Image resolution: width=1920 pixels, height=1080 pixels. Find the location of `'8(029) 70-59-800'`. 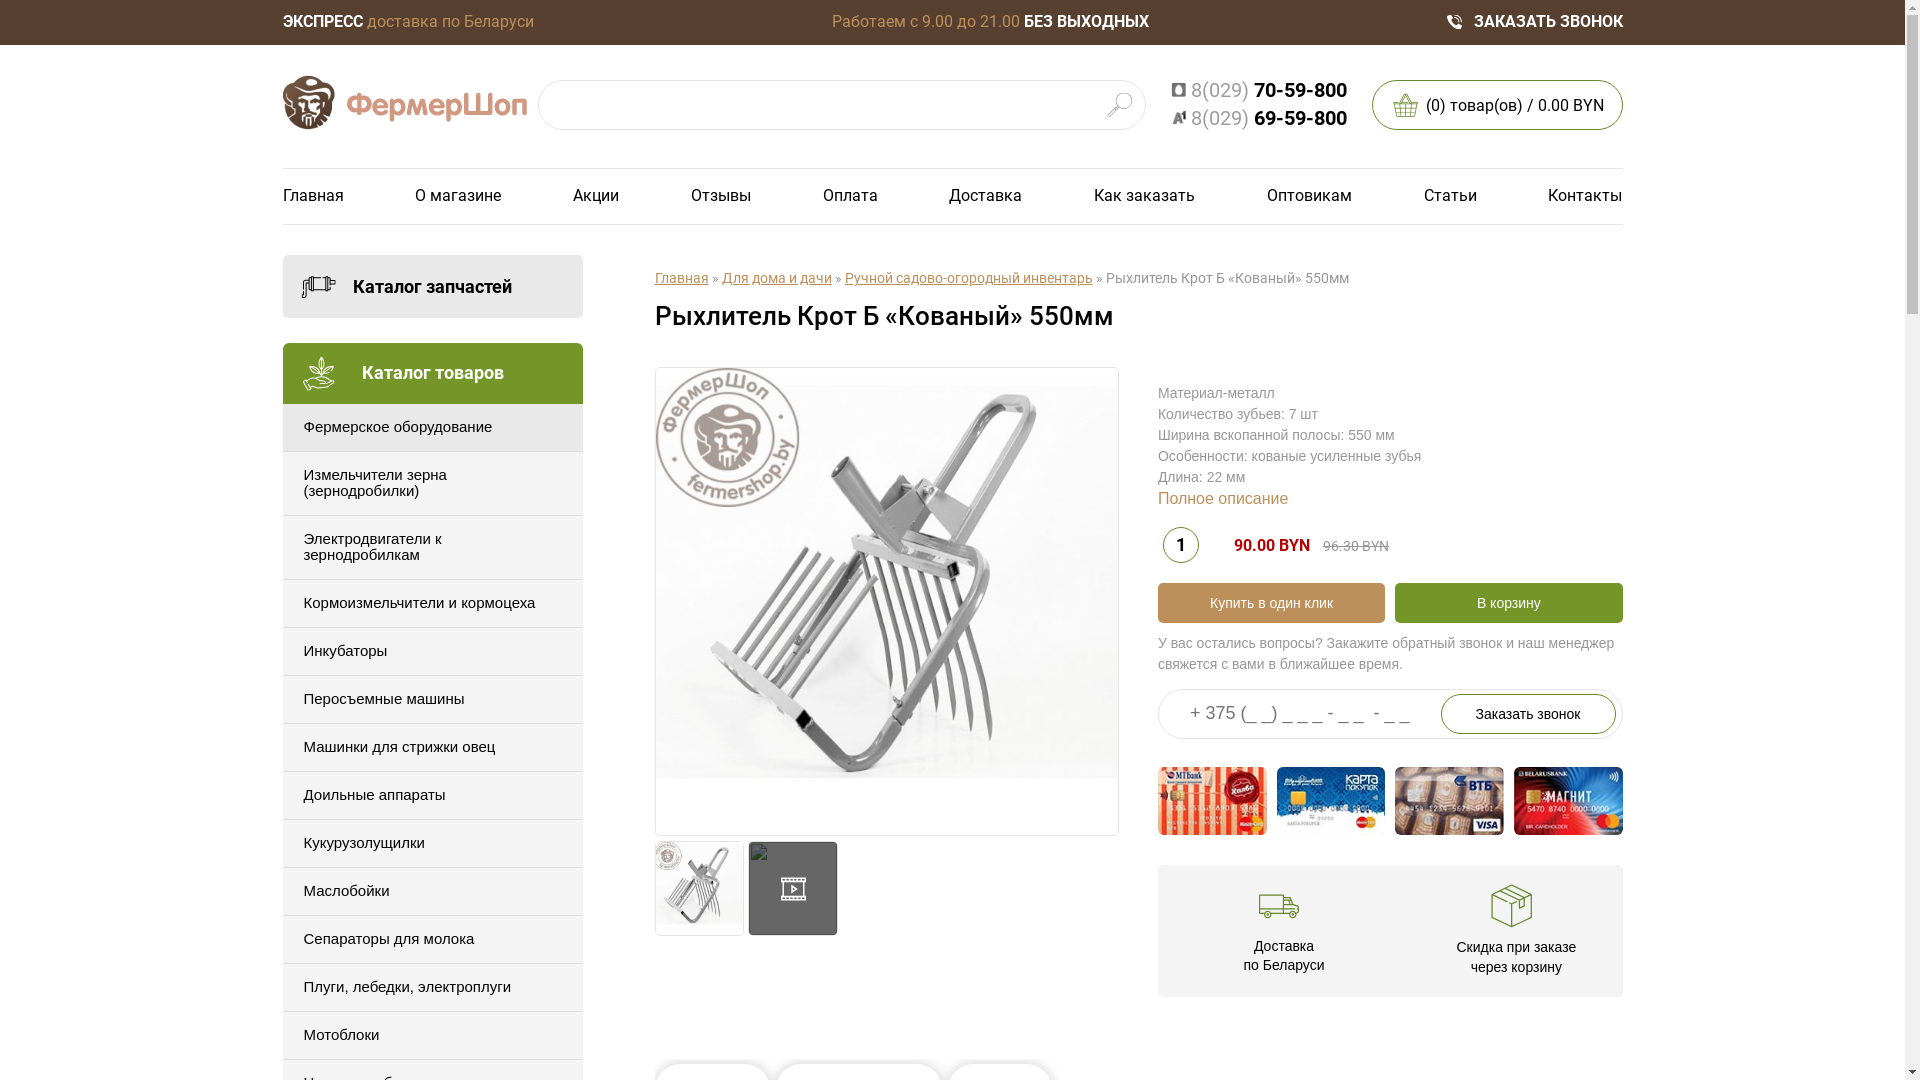

'8(029) 70-59-800' is located at coordinates (1256, 90).